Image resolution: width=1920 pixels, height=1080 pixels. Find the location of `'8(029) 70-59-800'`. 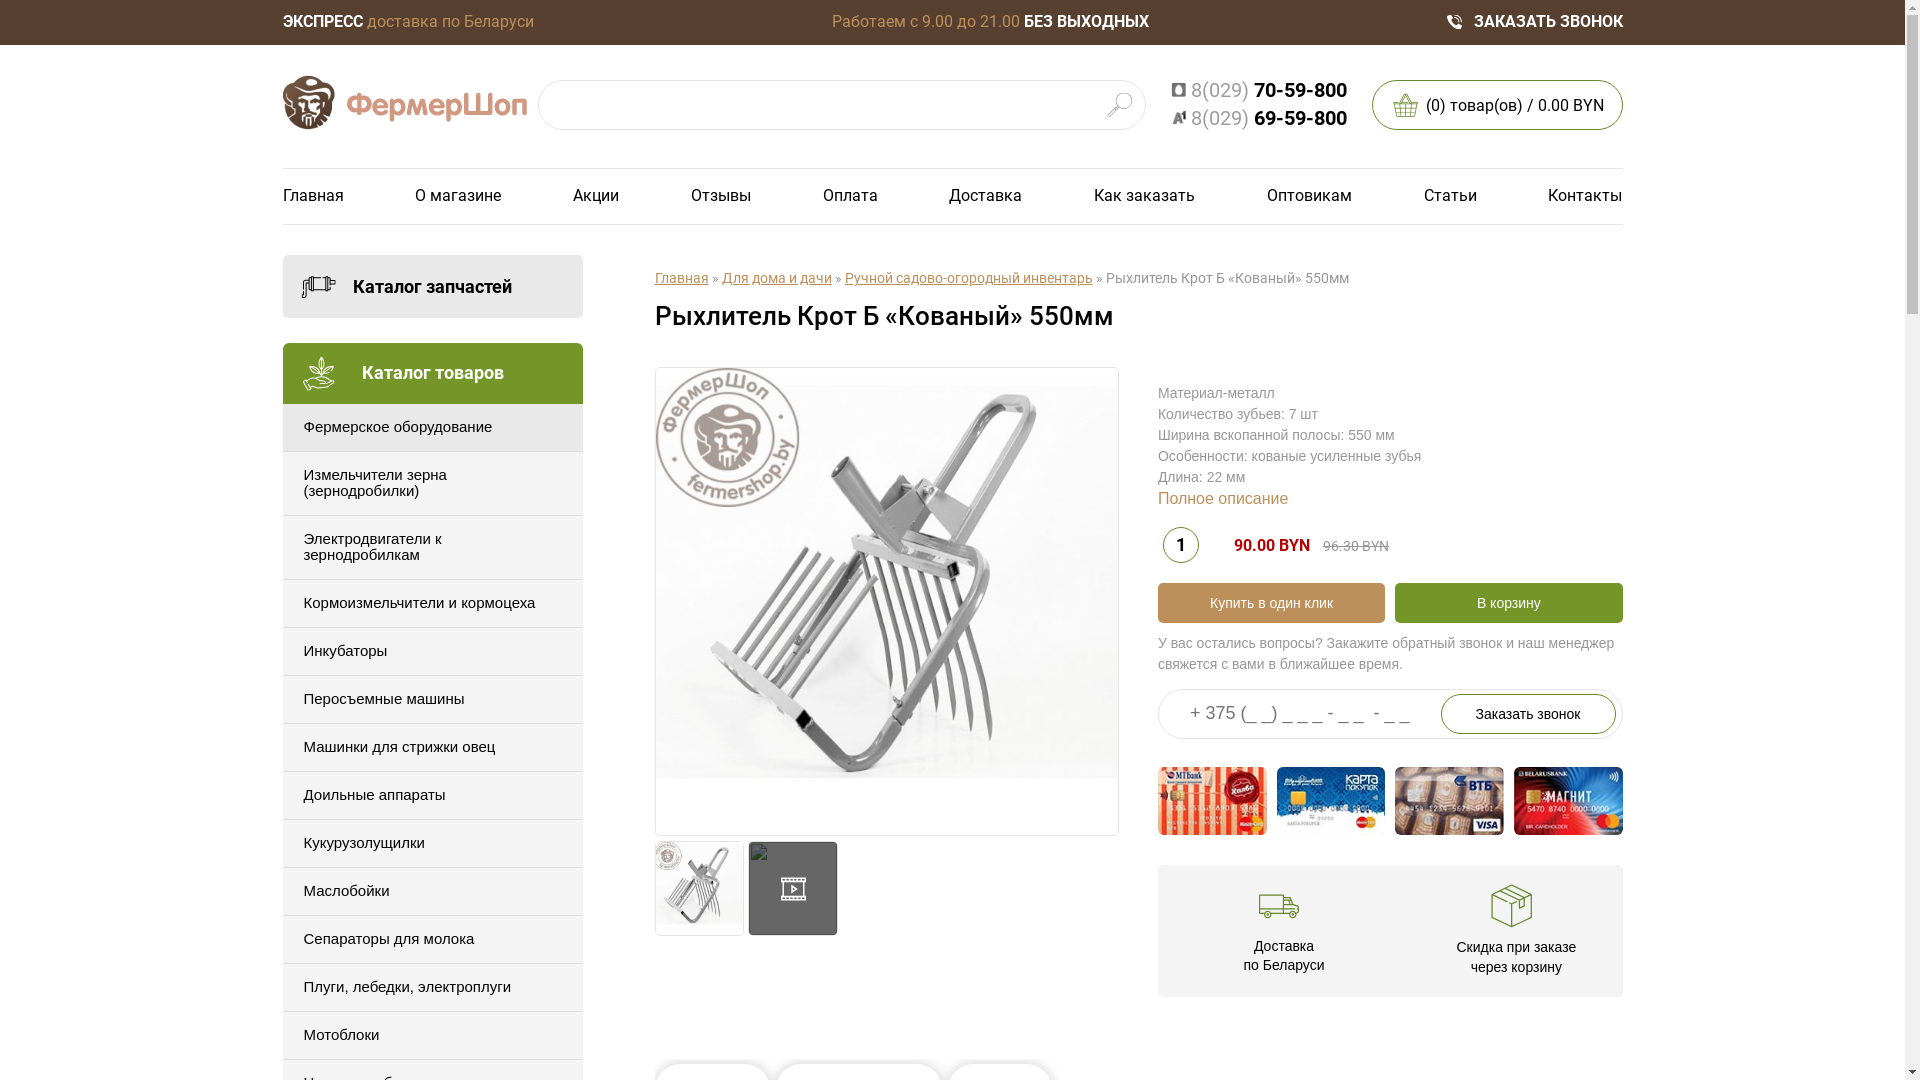

'8(029) 70-59-800' is located at coordinates (1256, 90).